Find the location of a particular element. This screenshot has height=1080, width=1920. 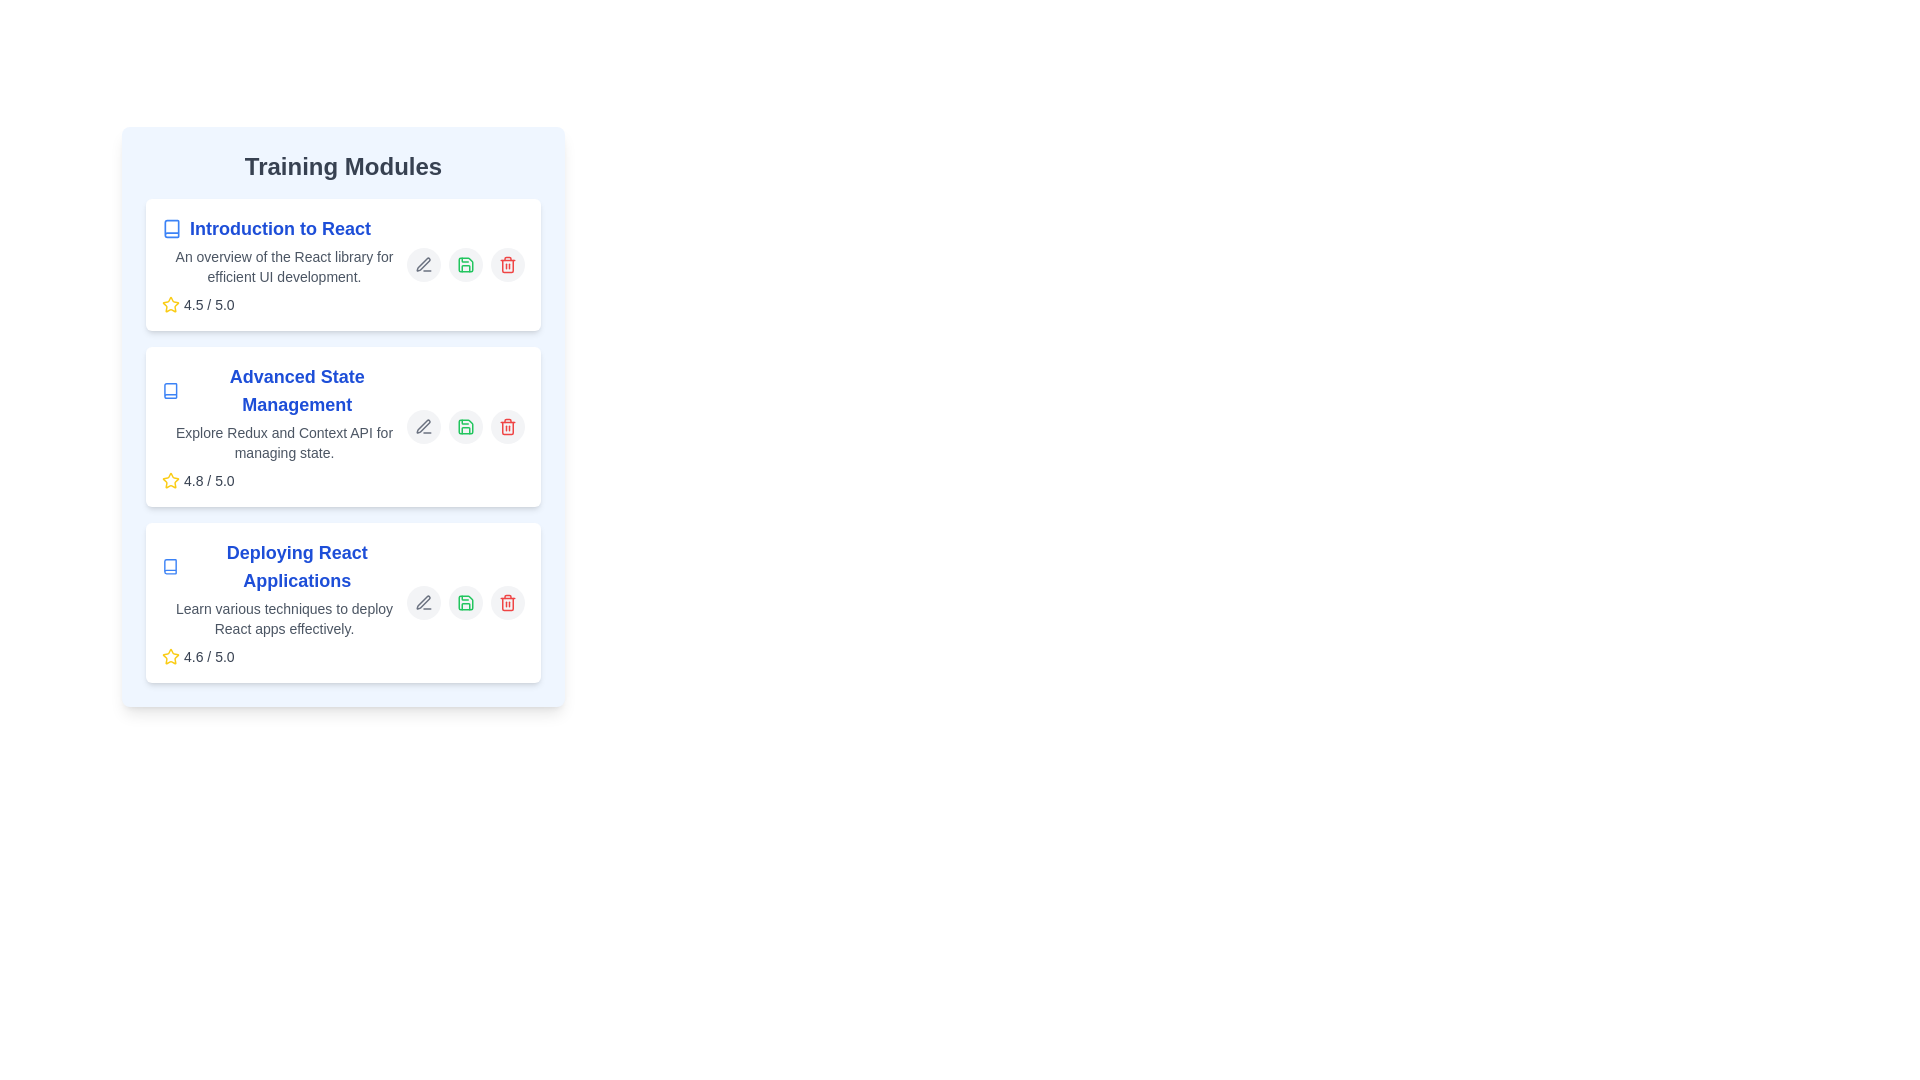

the Text label that reads 'Introduction to React' with an inline book icon, which serves as the main heading of the React training module is located at coordinates (283, 227).